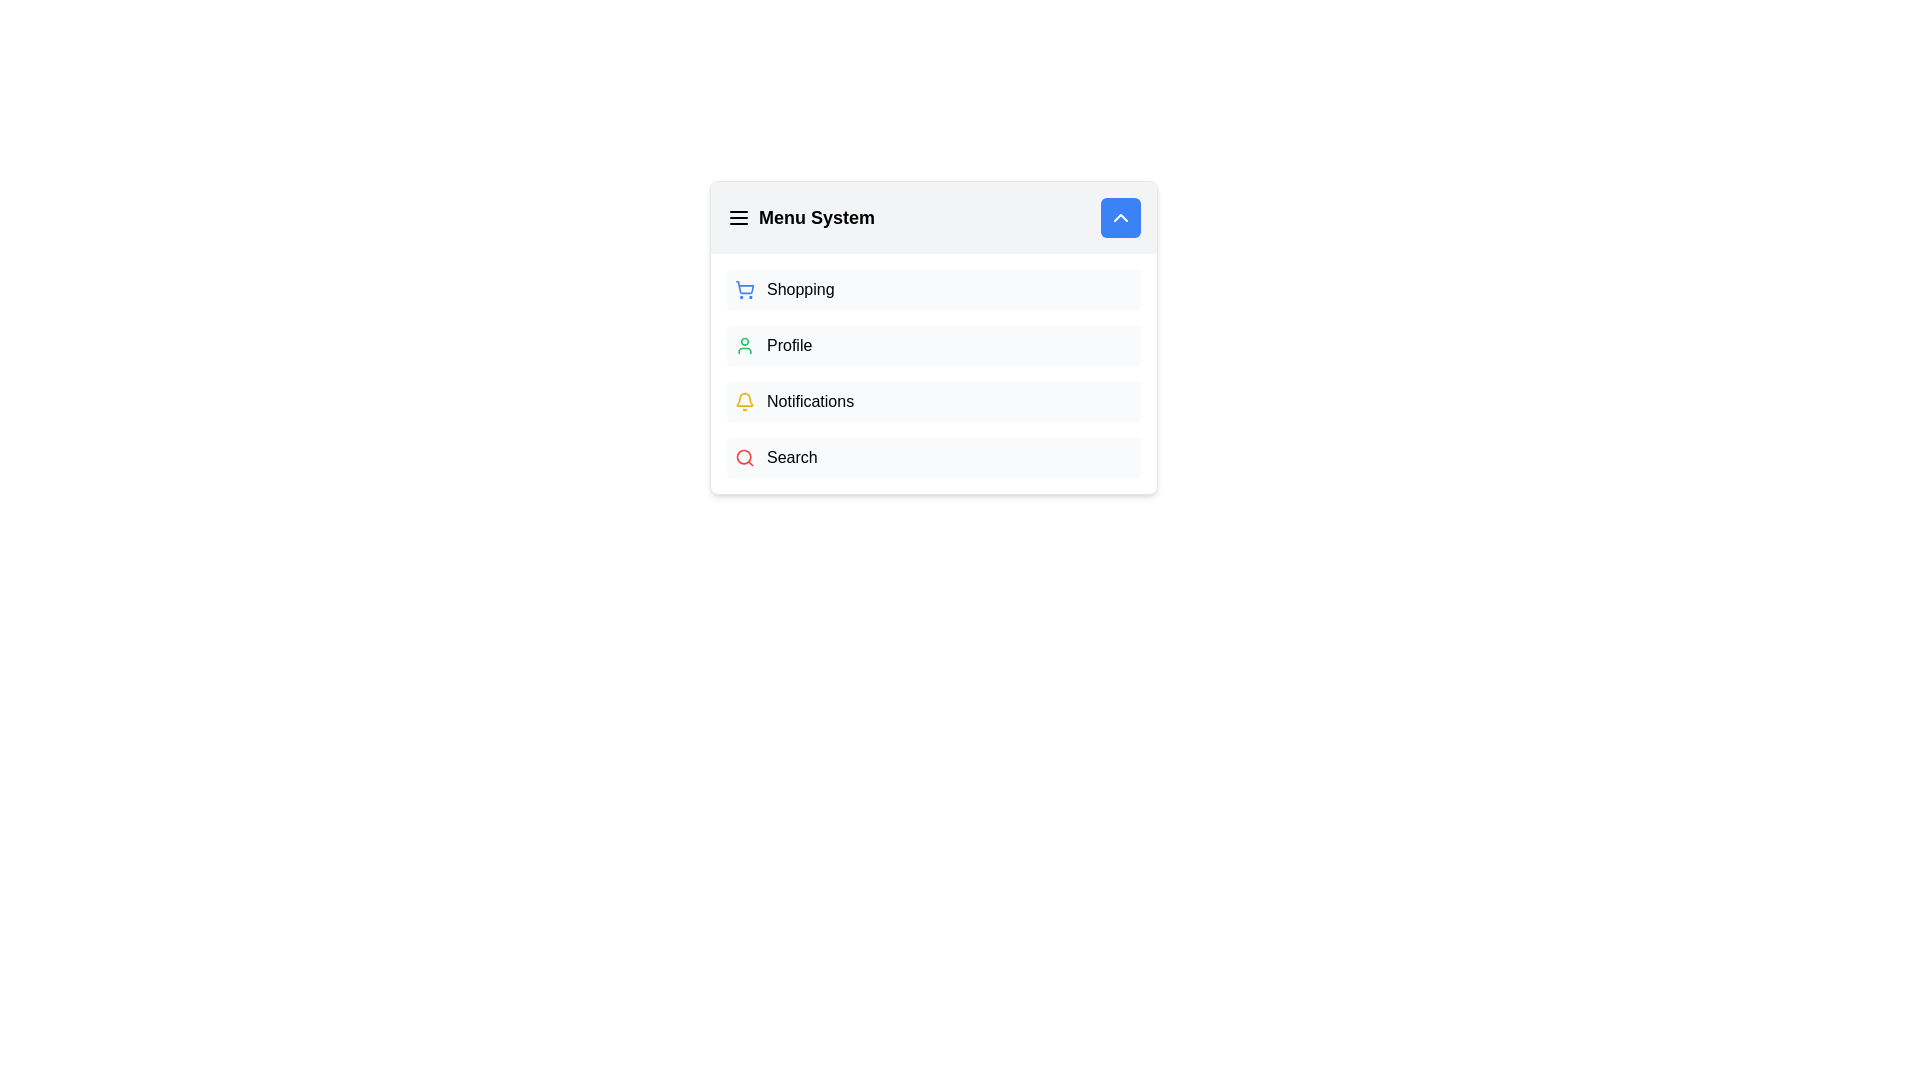 The width and height of the screenshot is (1920, 1080). Describe the element at coordinates (933, 289) in the screenshot. I see `the first menu item in the sidebar that navigates to the 'Shopping' page, positioned above 'Profile', 'Notifications', and 'Search'` at that location.